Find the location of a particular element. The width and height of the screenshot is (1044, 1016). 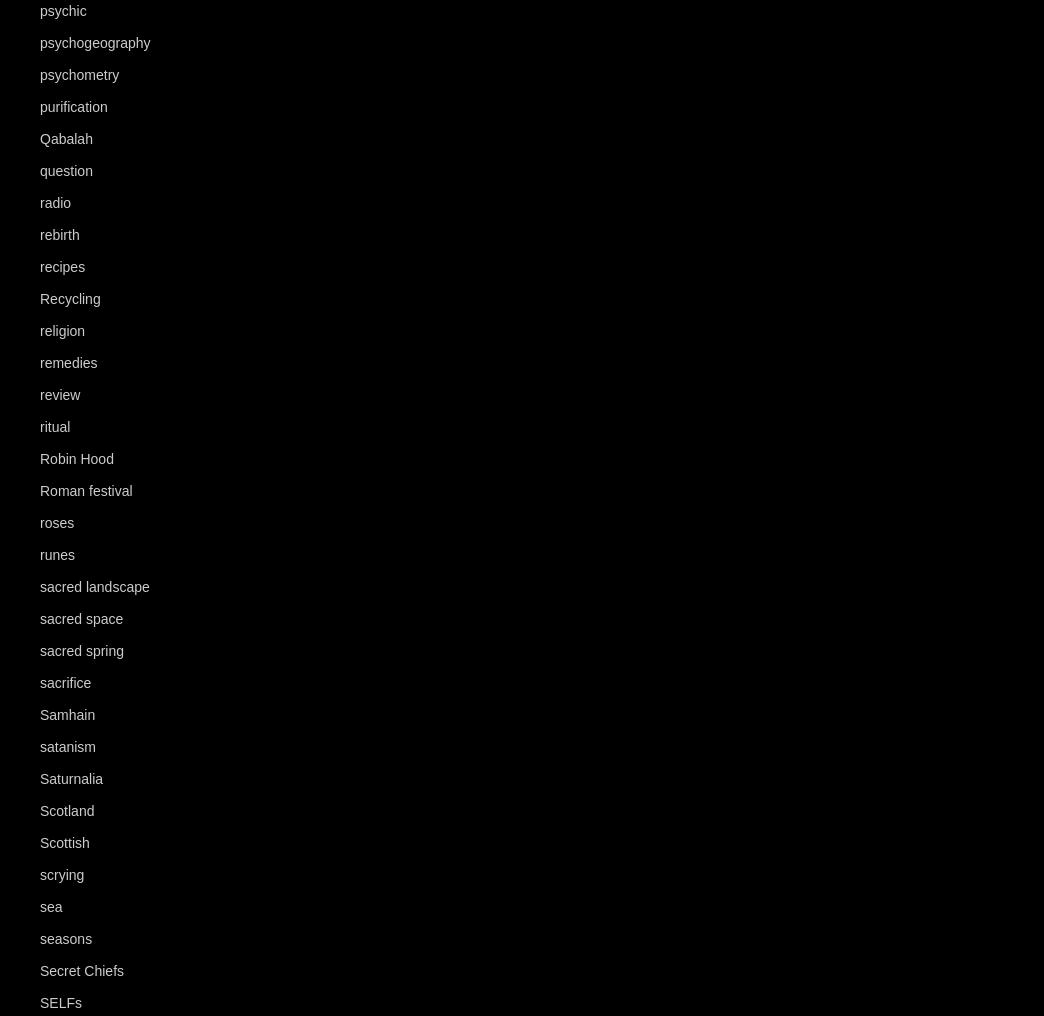

'sacred spring' is located at coordinates (81, 649).